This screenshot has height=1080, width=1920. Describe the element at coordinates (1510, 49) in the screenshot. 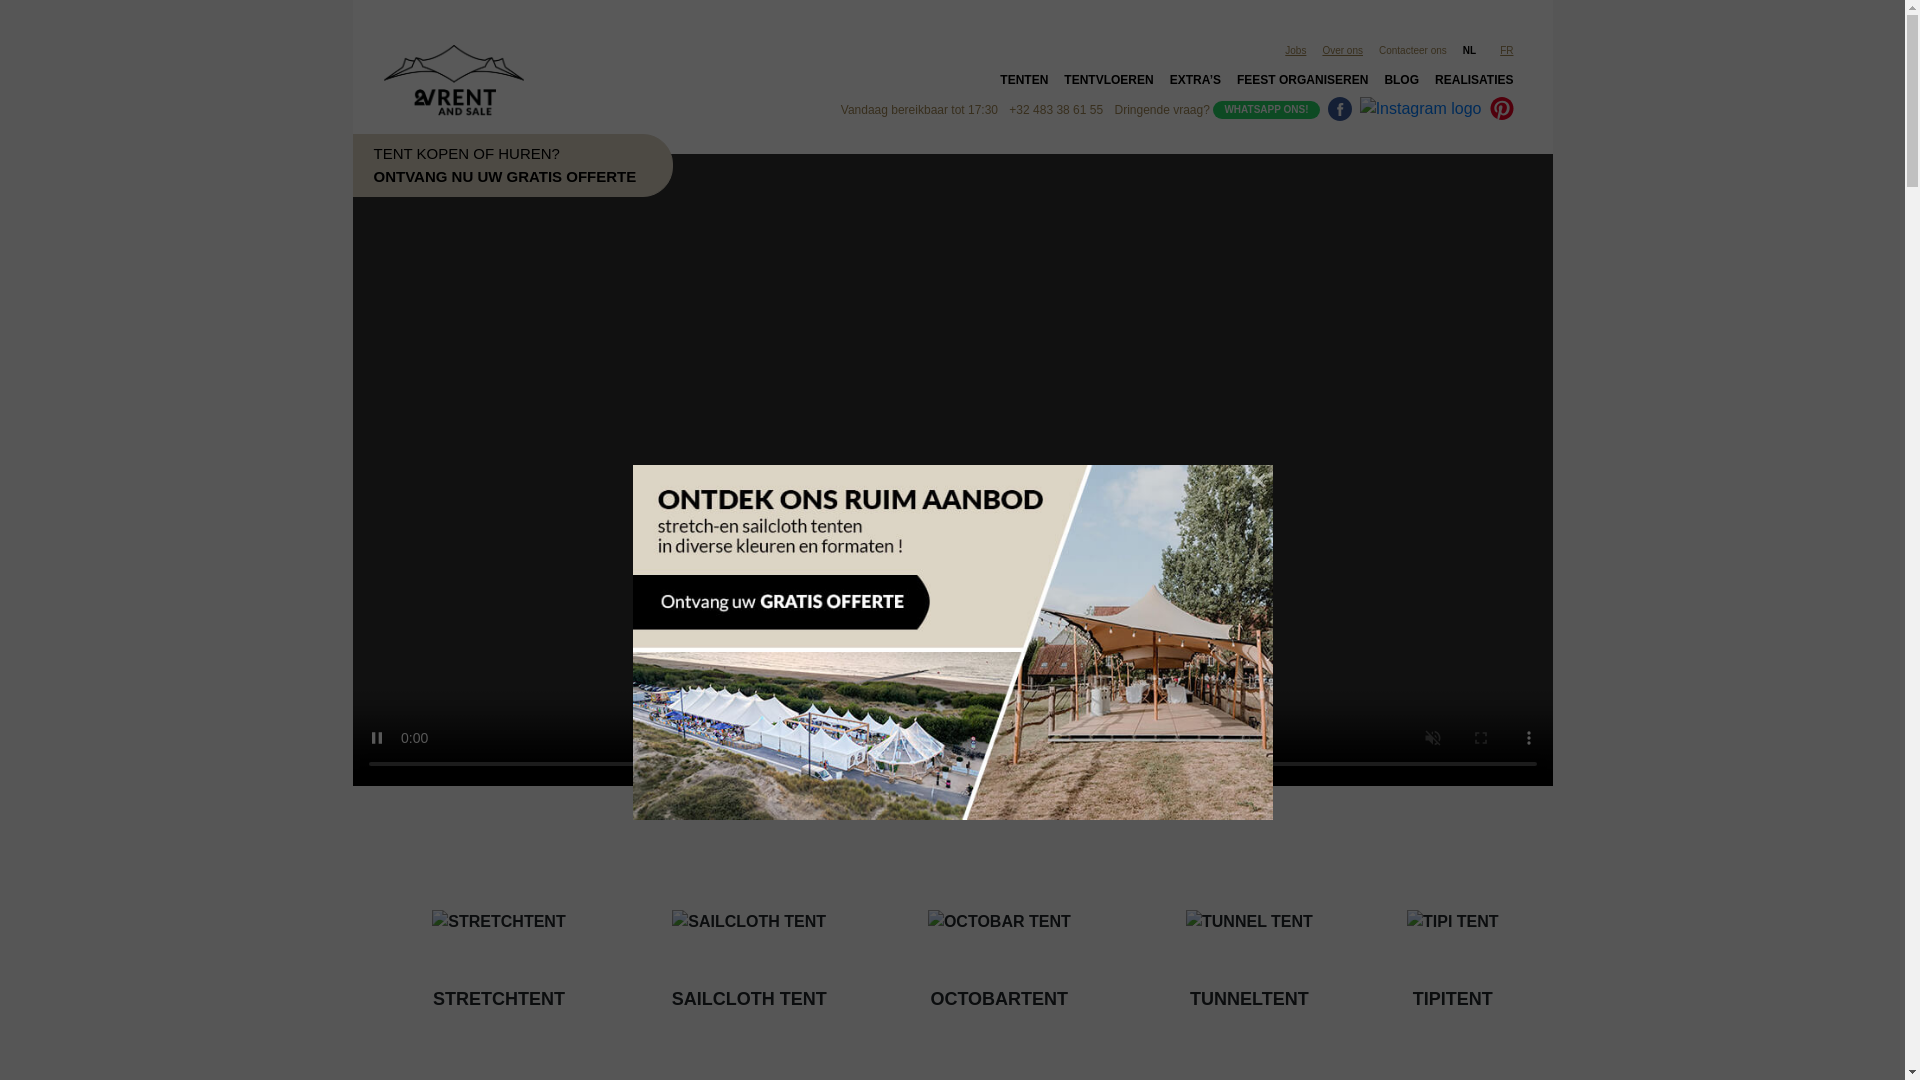

I see `'FR'` at that location.